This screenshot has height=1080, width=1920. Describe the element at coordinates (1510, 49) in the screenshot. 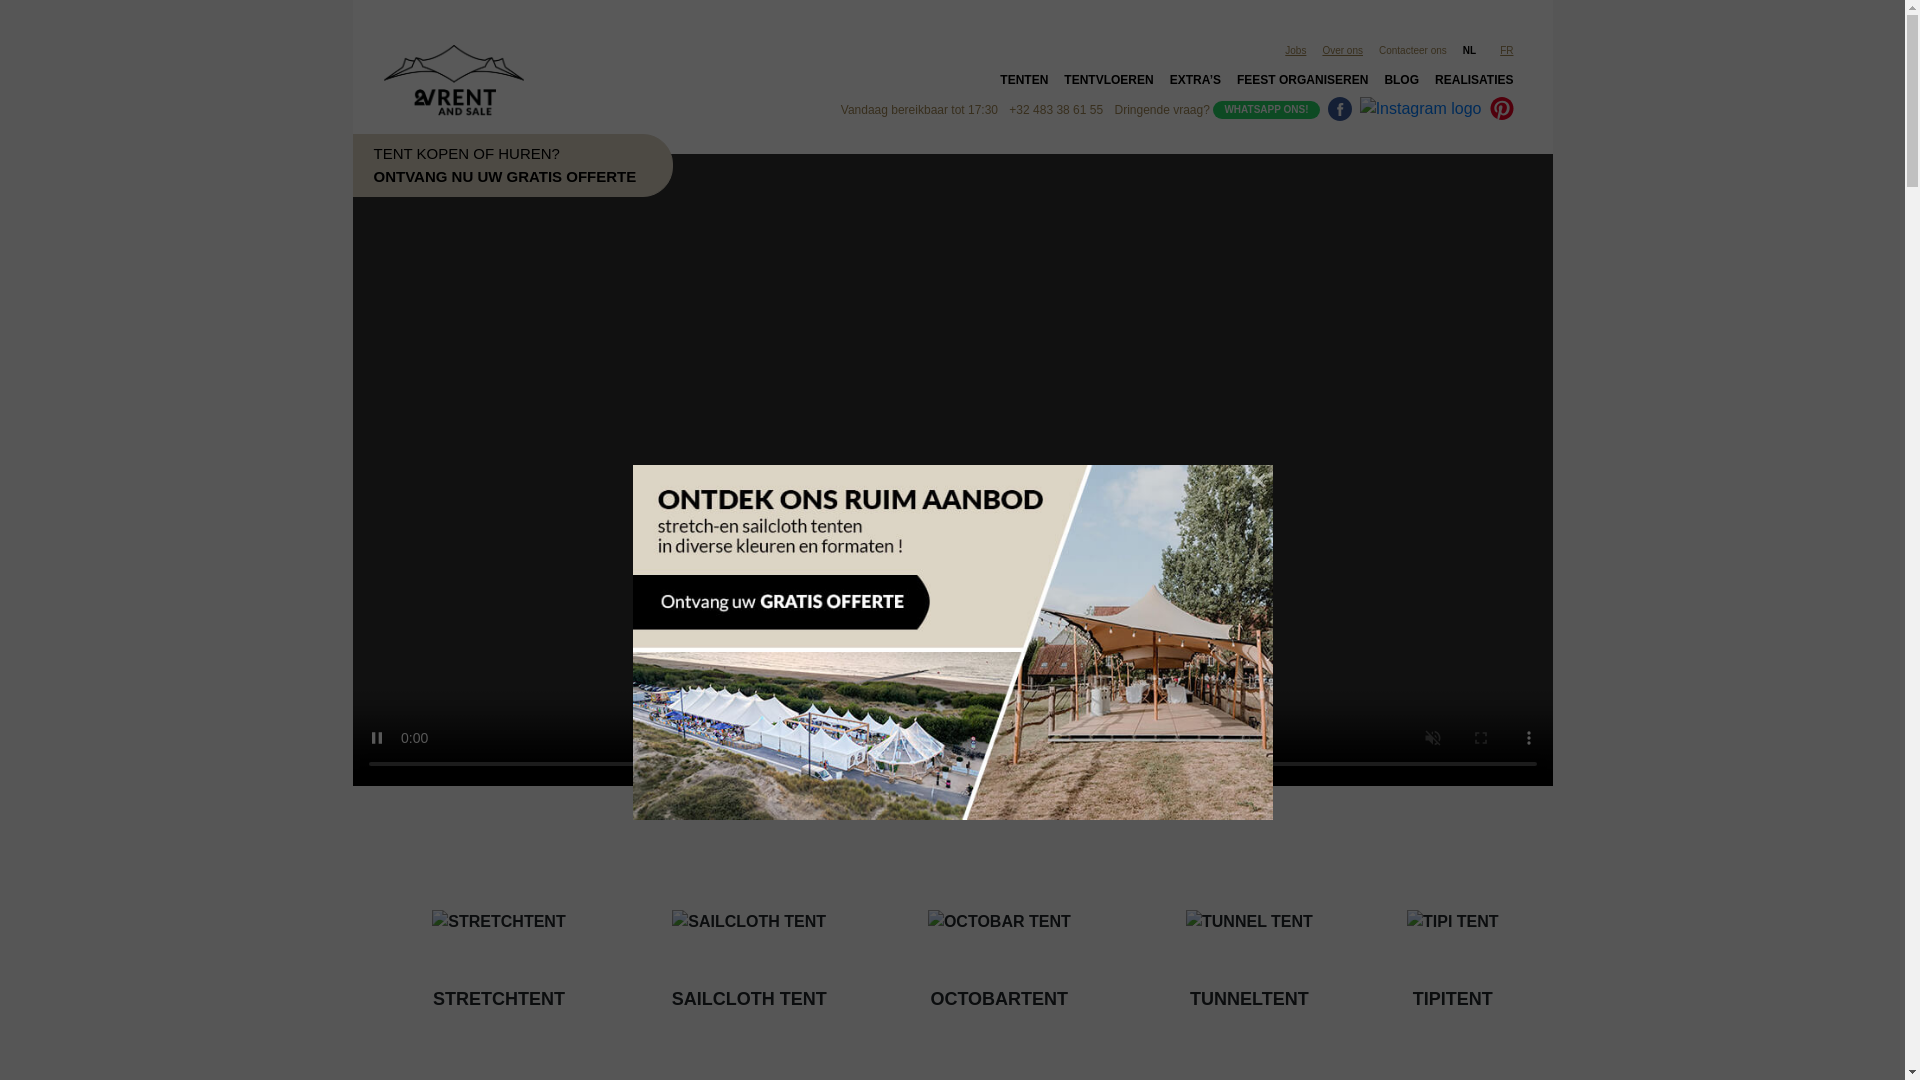

I see `'FR'` at that location.